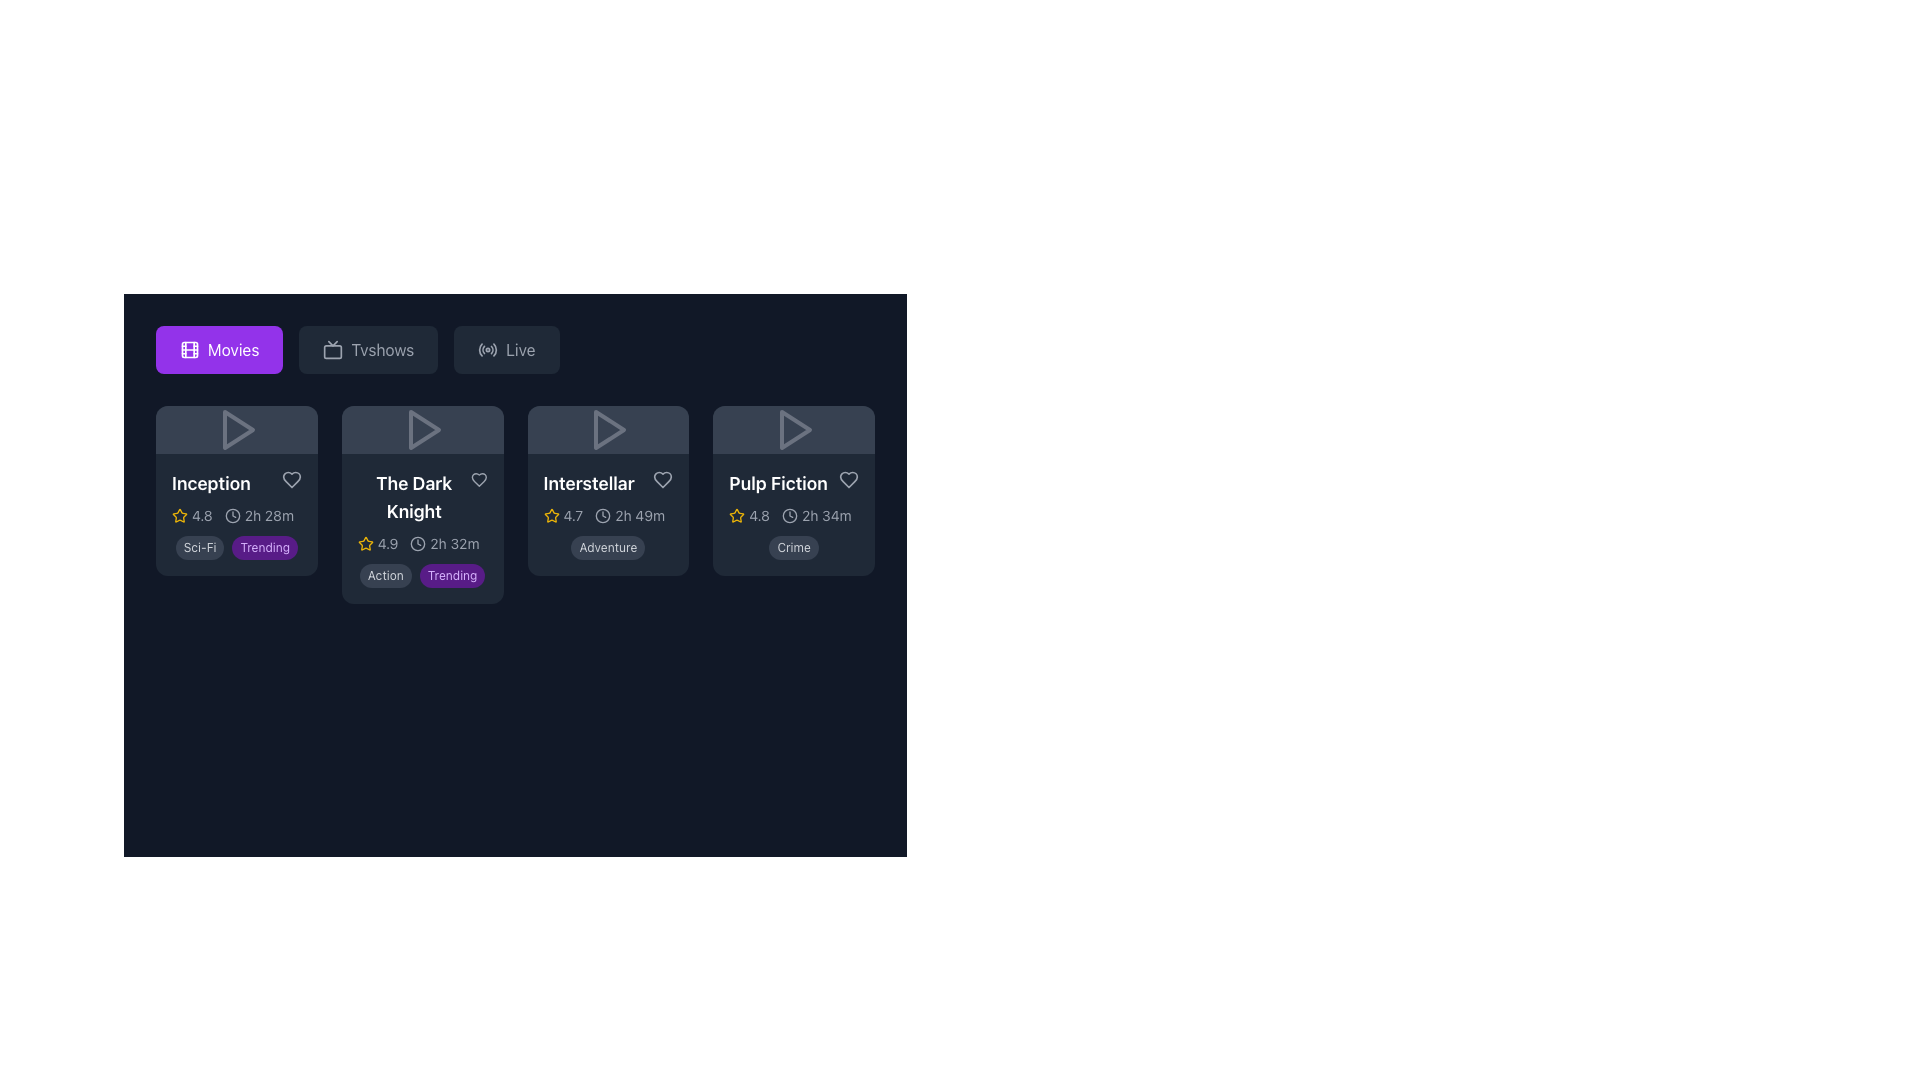 The image size is (1920, 1080). What do you see at coordinates (793, 515) in the screenshot?
I see `the informational component displaying the rating '4.8' and time '2h 34m' for the movie 'Pulp Fiction', which includes a yellow star and a clock icon` at bounding box center [793, 515].